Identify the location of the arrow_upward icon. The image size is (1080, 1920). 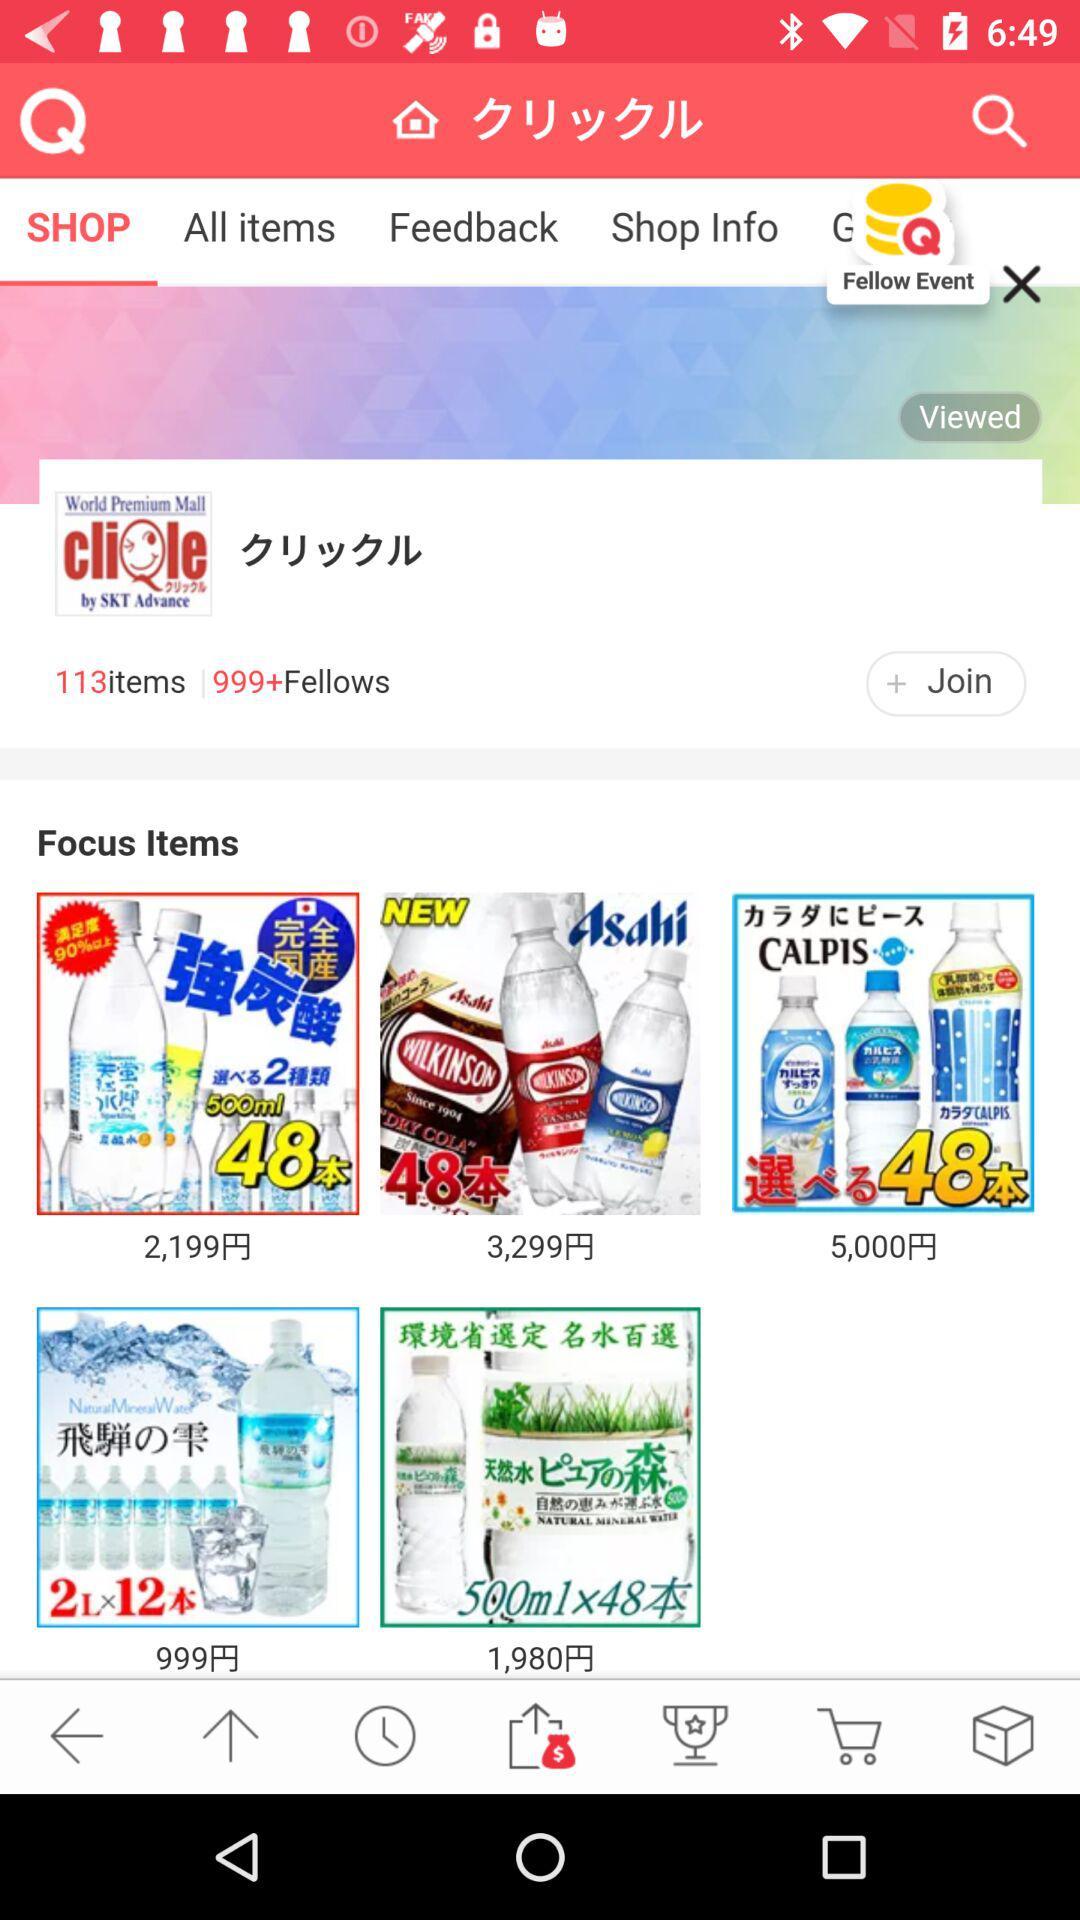
(229, 1734).